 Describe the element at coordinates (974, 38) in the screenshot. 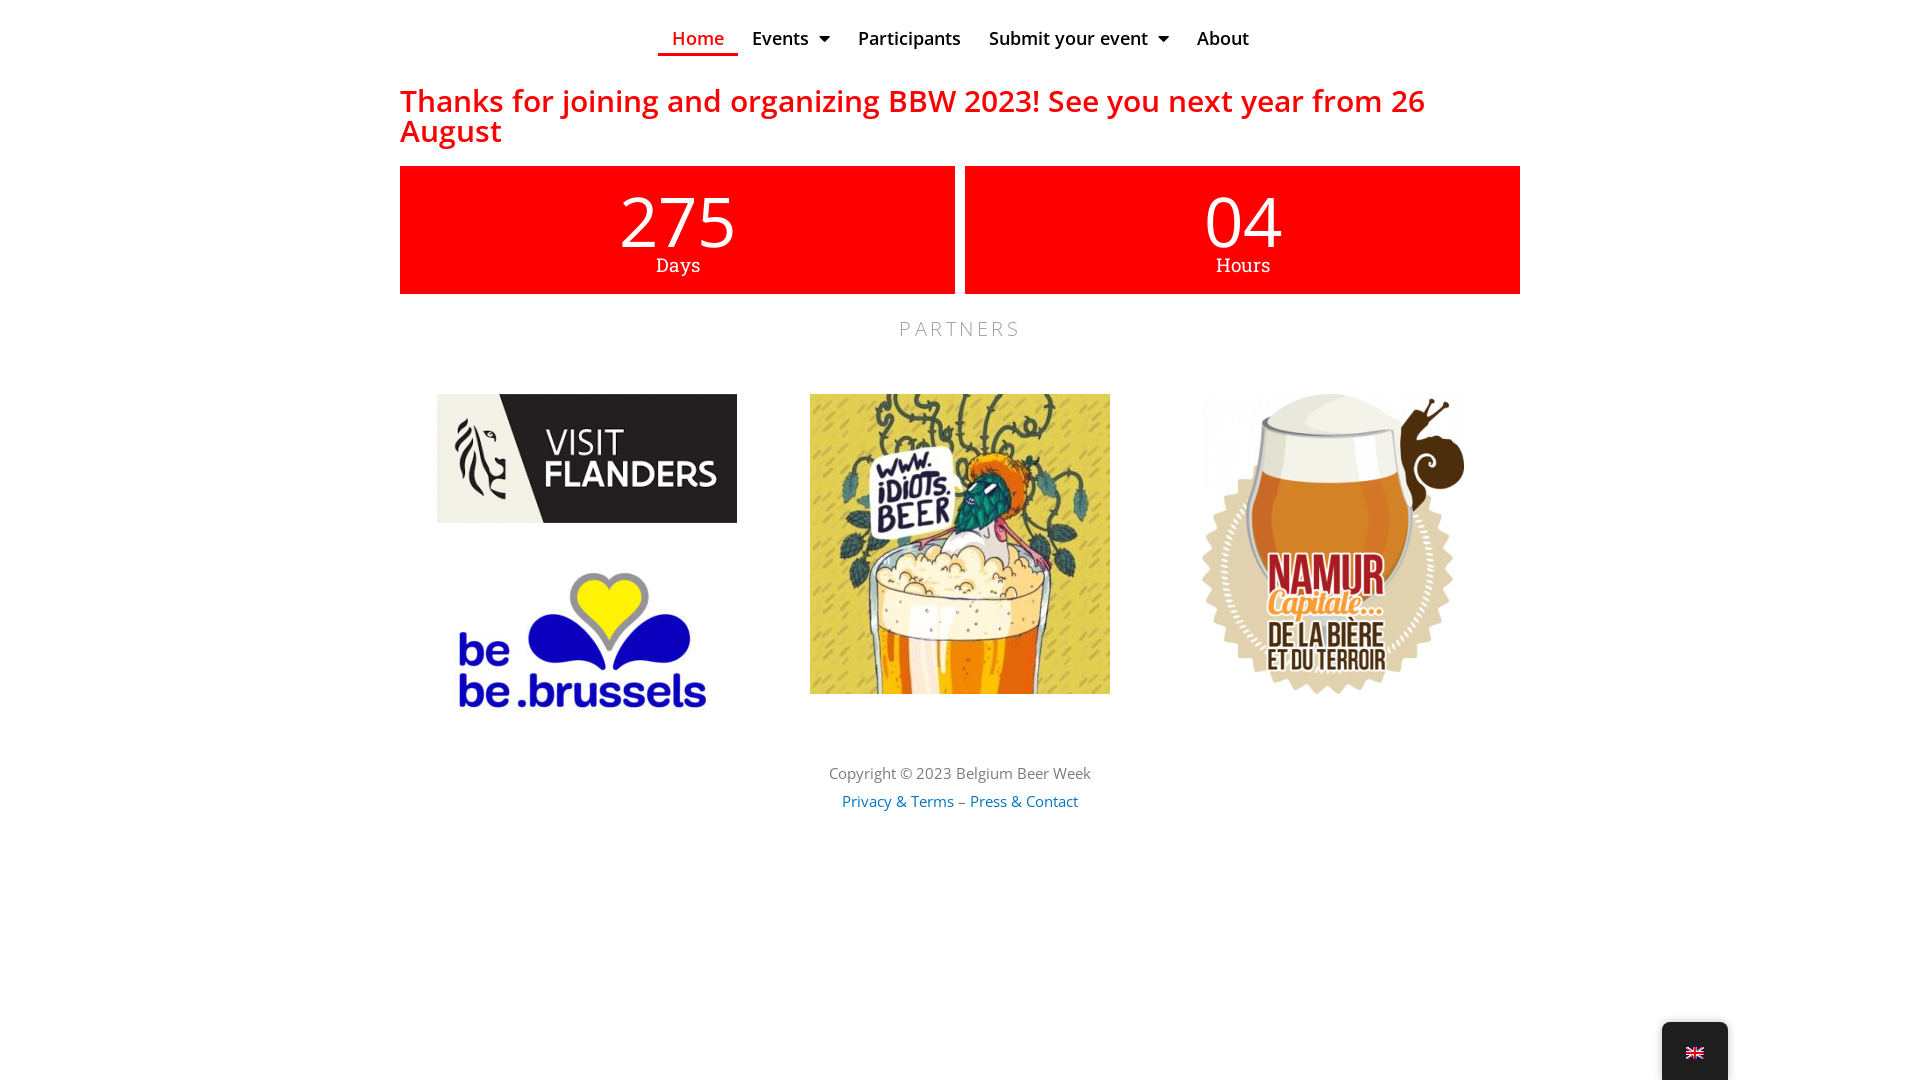

I see `'Submit your event'` at that location.